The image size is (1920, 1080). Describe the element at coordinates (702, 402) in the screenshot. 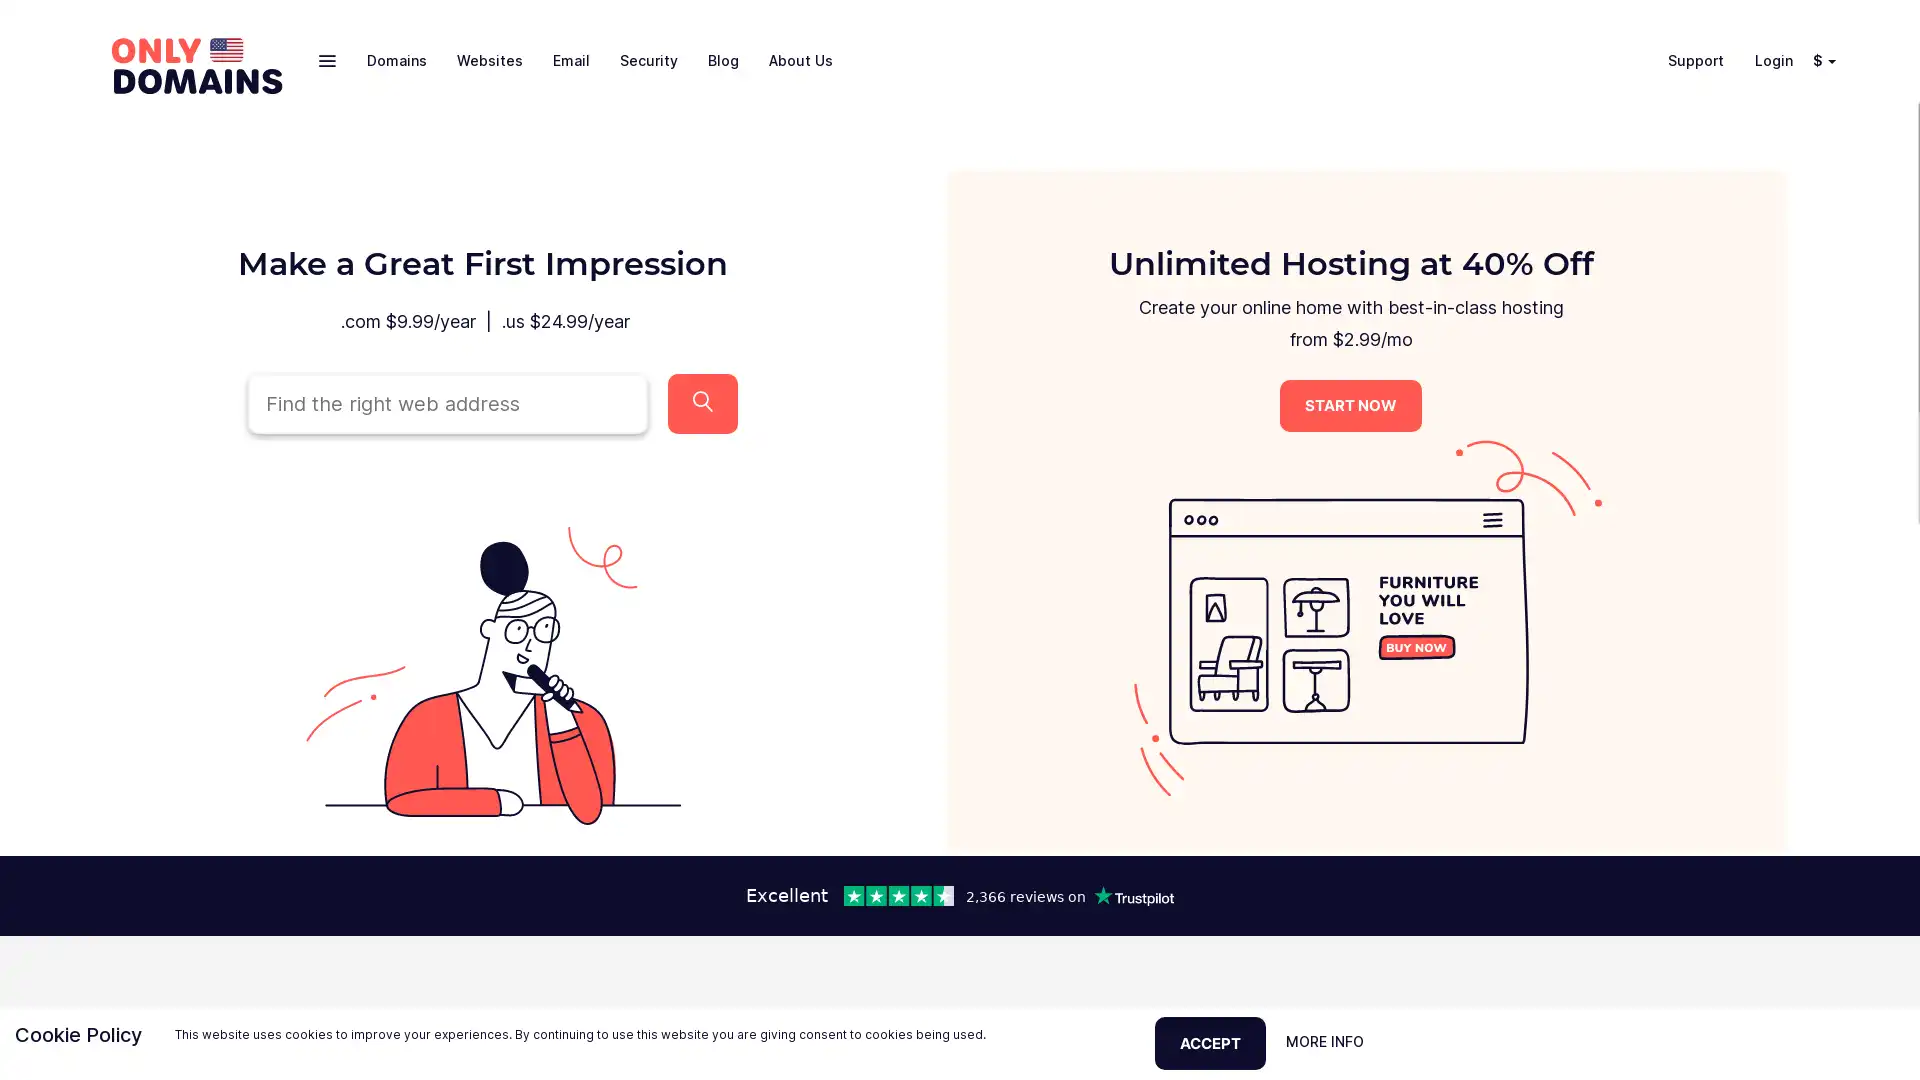

I see `Search Domain Button` at that location.